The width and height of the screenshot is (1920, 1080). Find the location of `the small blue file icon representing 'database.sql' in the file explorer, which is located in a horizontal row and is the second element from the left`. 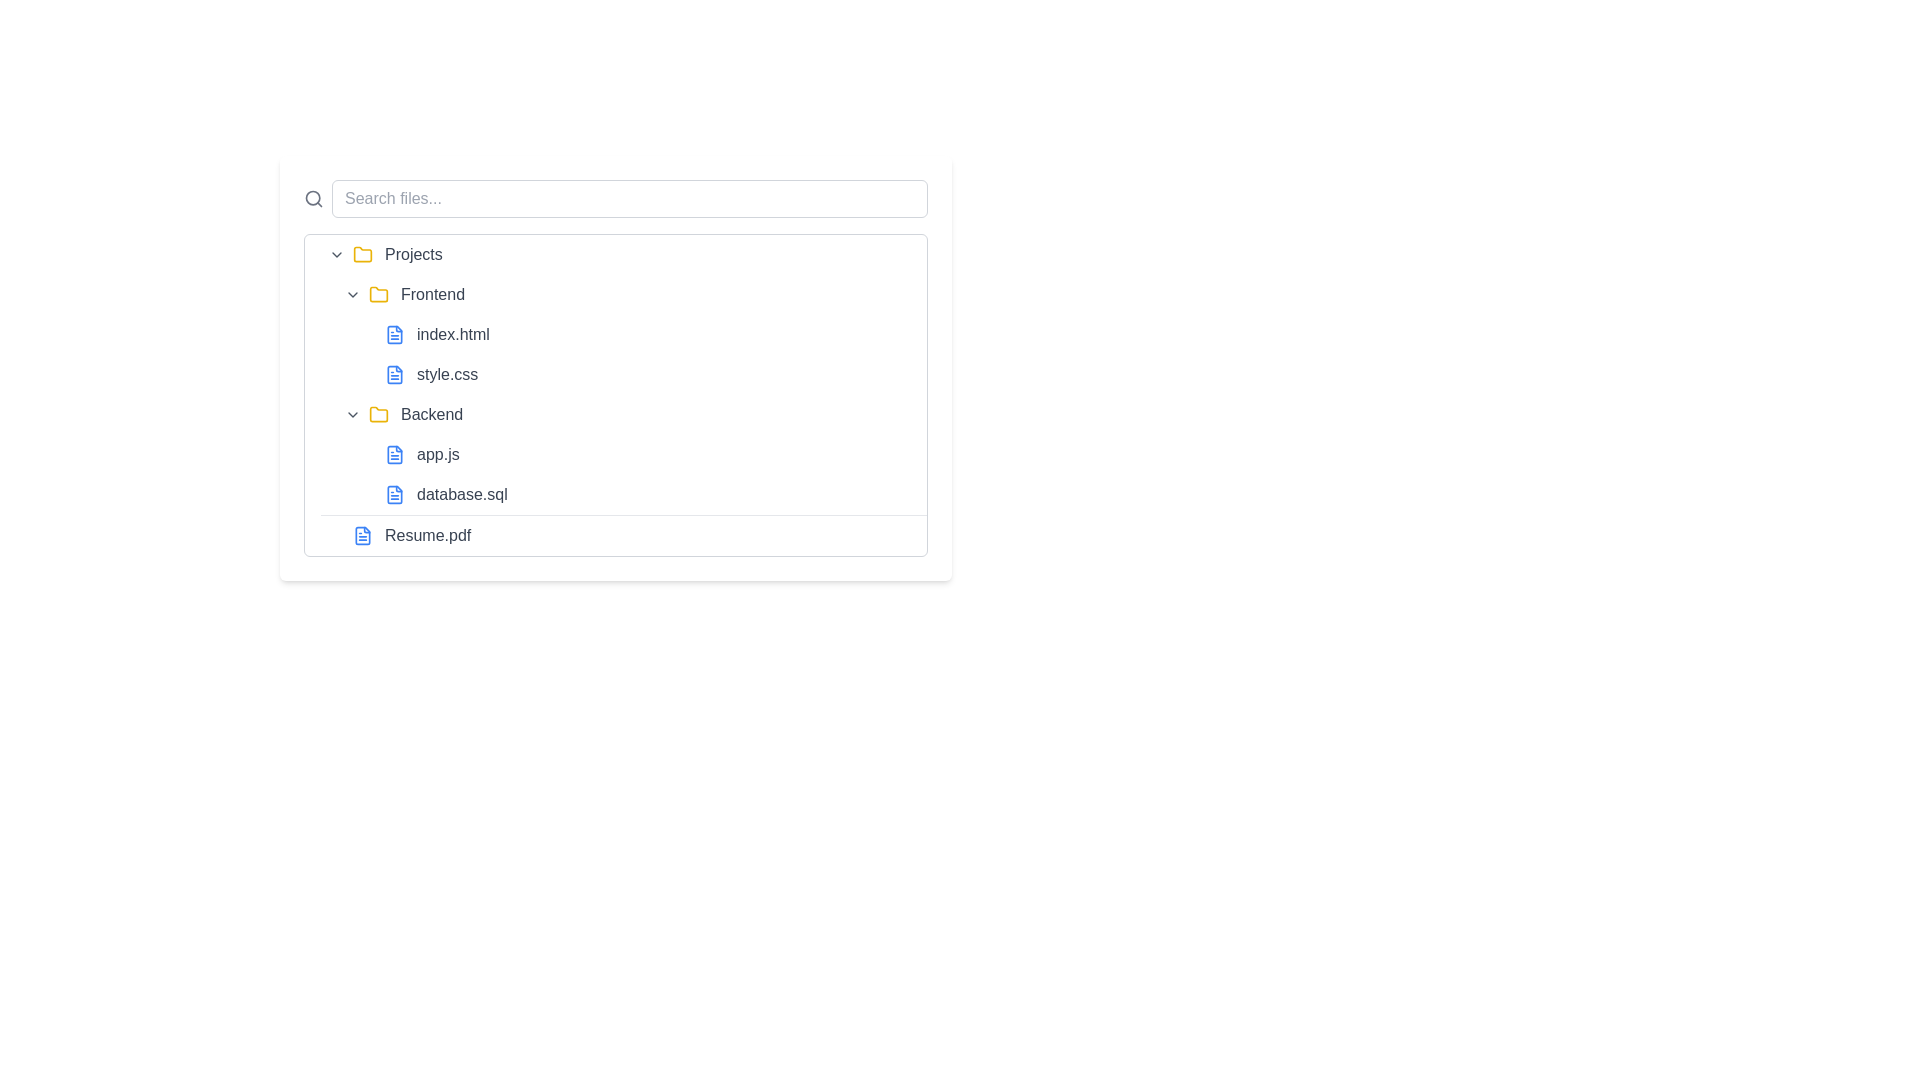

the small blue file icon representing 'database.sql' in the file explorer, which is located in a horizontal row and is the second element from the left is located at coordinates (394, 494).